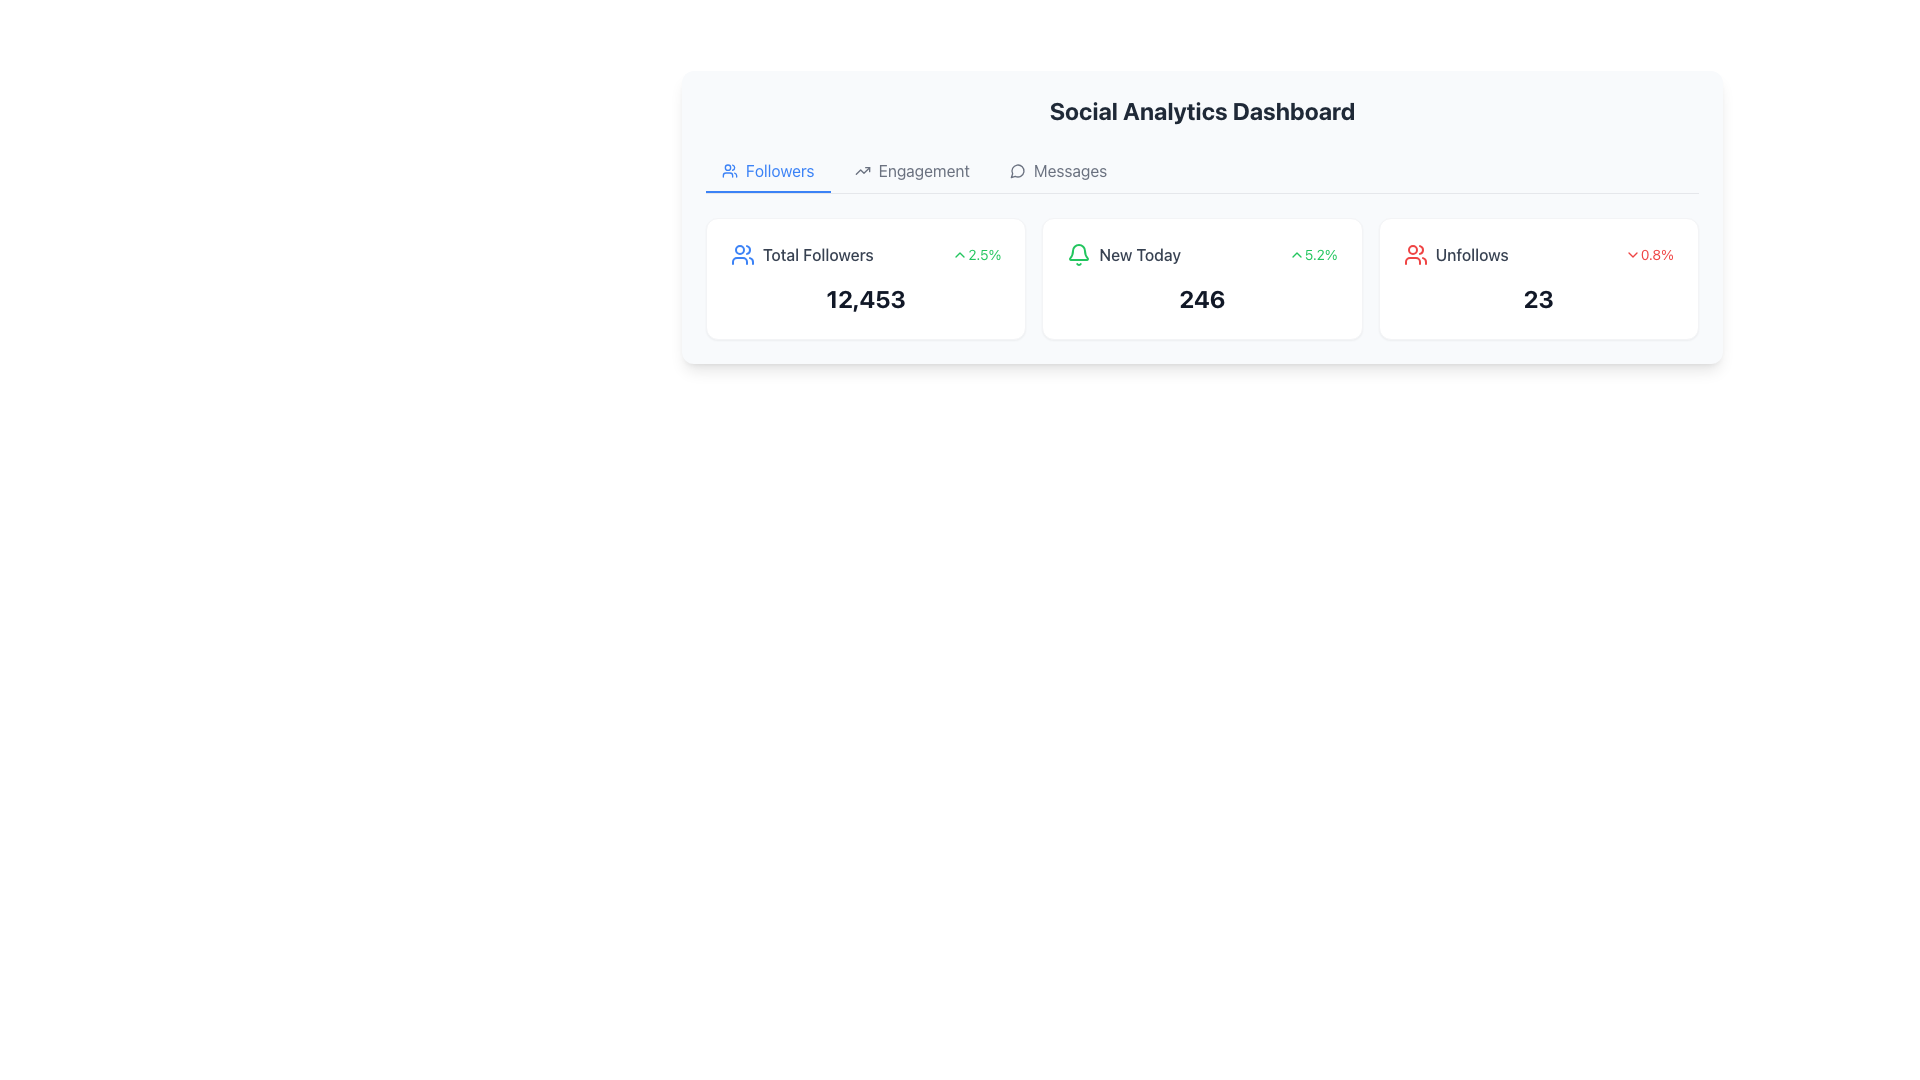 This screenshot has width=1920, height=1080. Describe the element at coordinates (1537, 299) in the screenshot. I see `numerical value '23' displayed in bold at the bottom right of the 'Unfollows' card component` at that location.